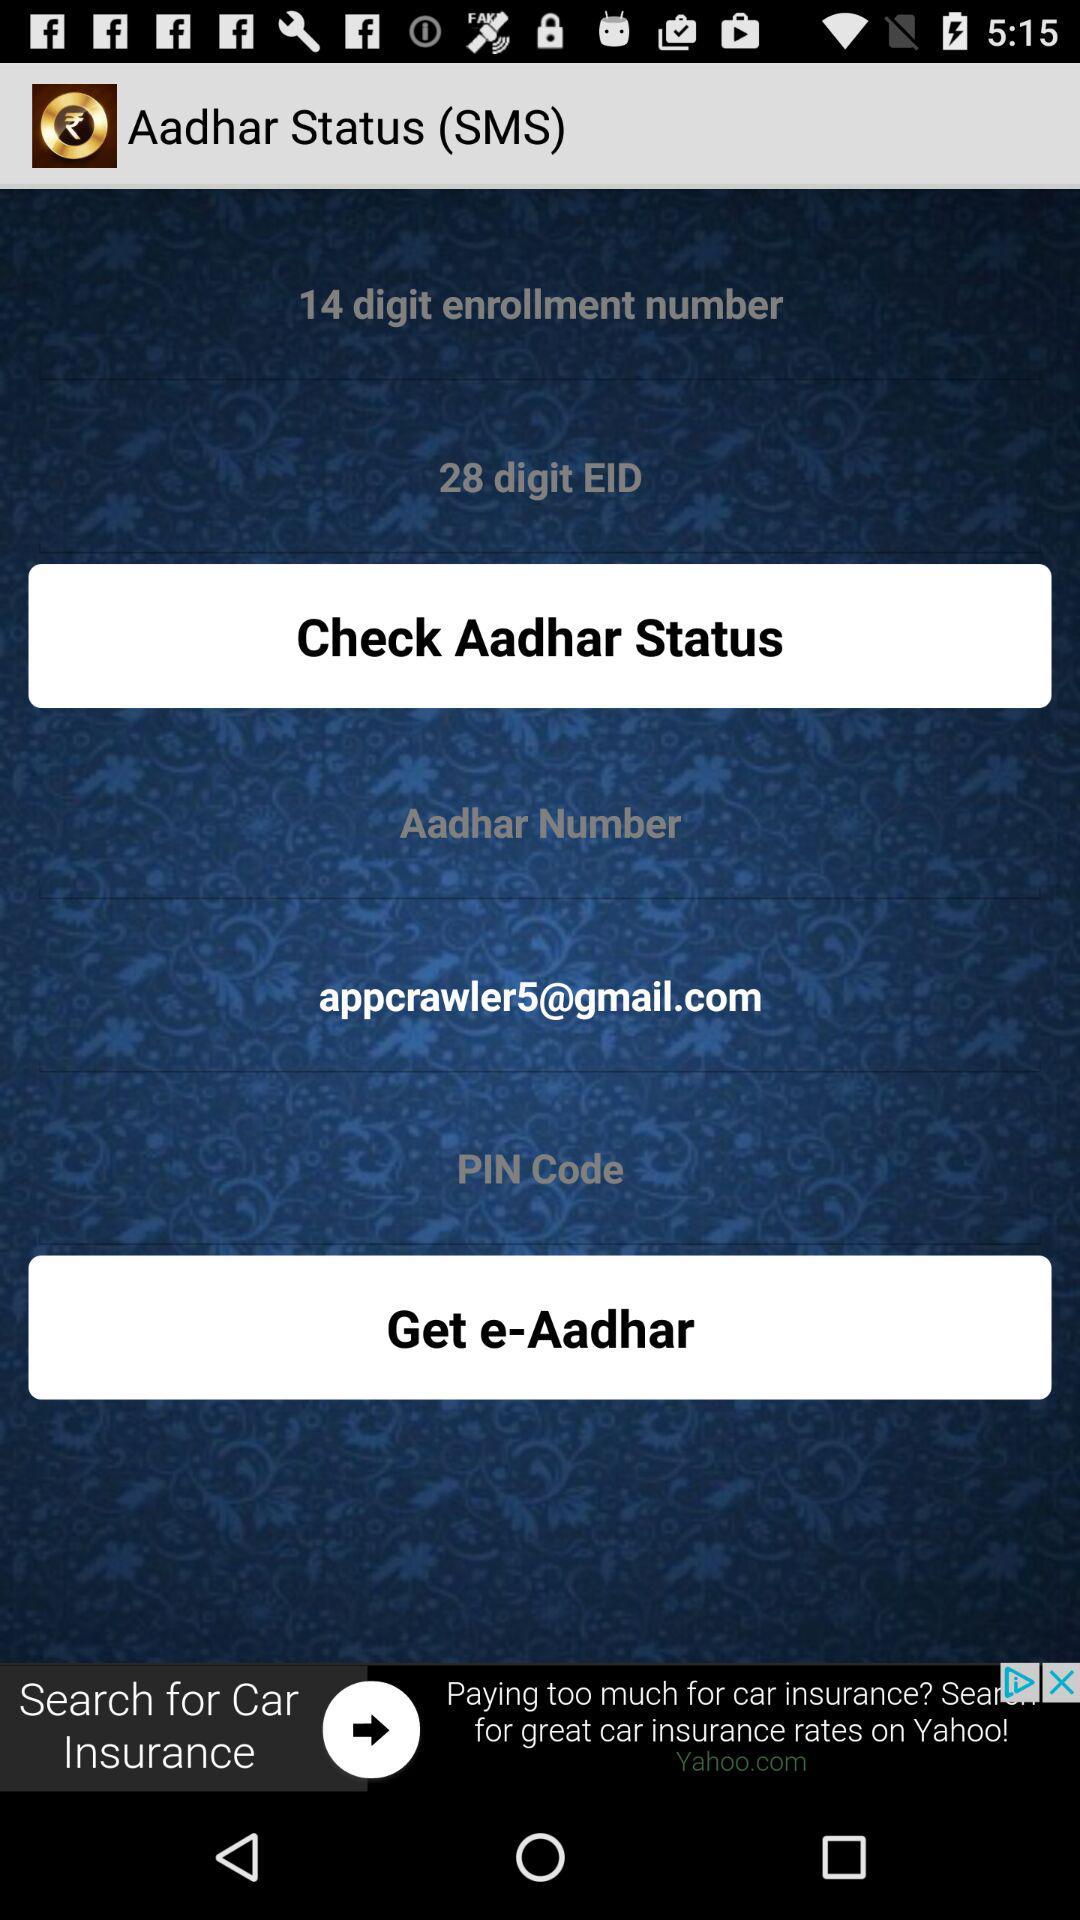 The image size is (1080, 1920). I want to click on advertisement banner, so click(540, 1727).